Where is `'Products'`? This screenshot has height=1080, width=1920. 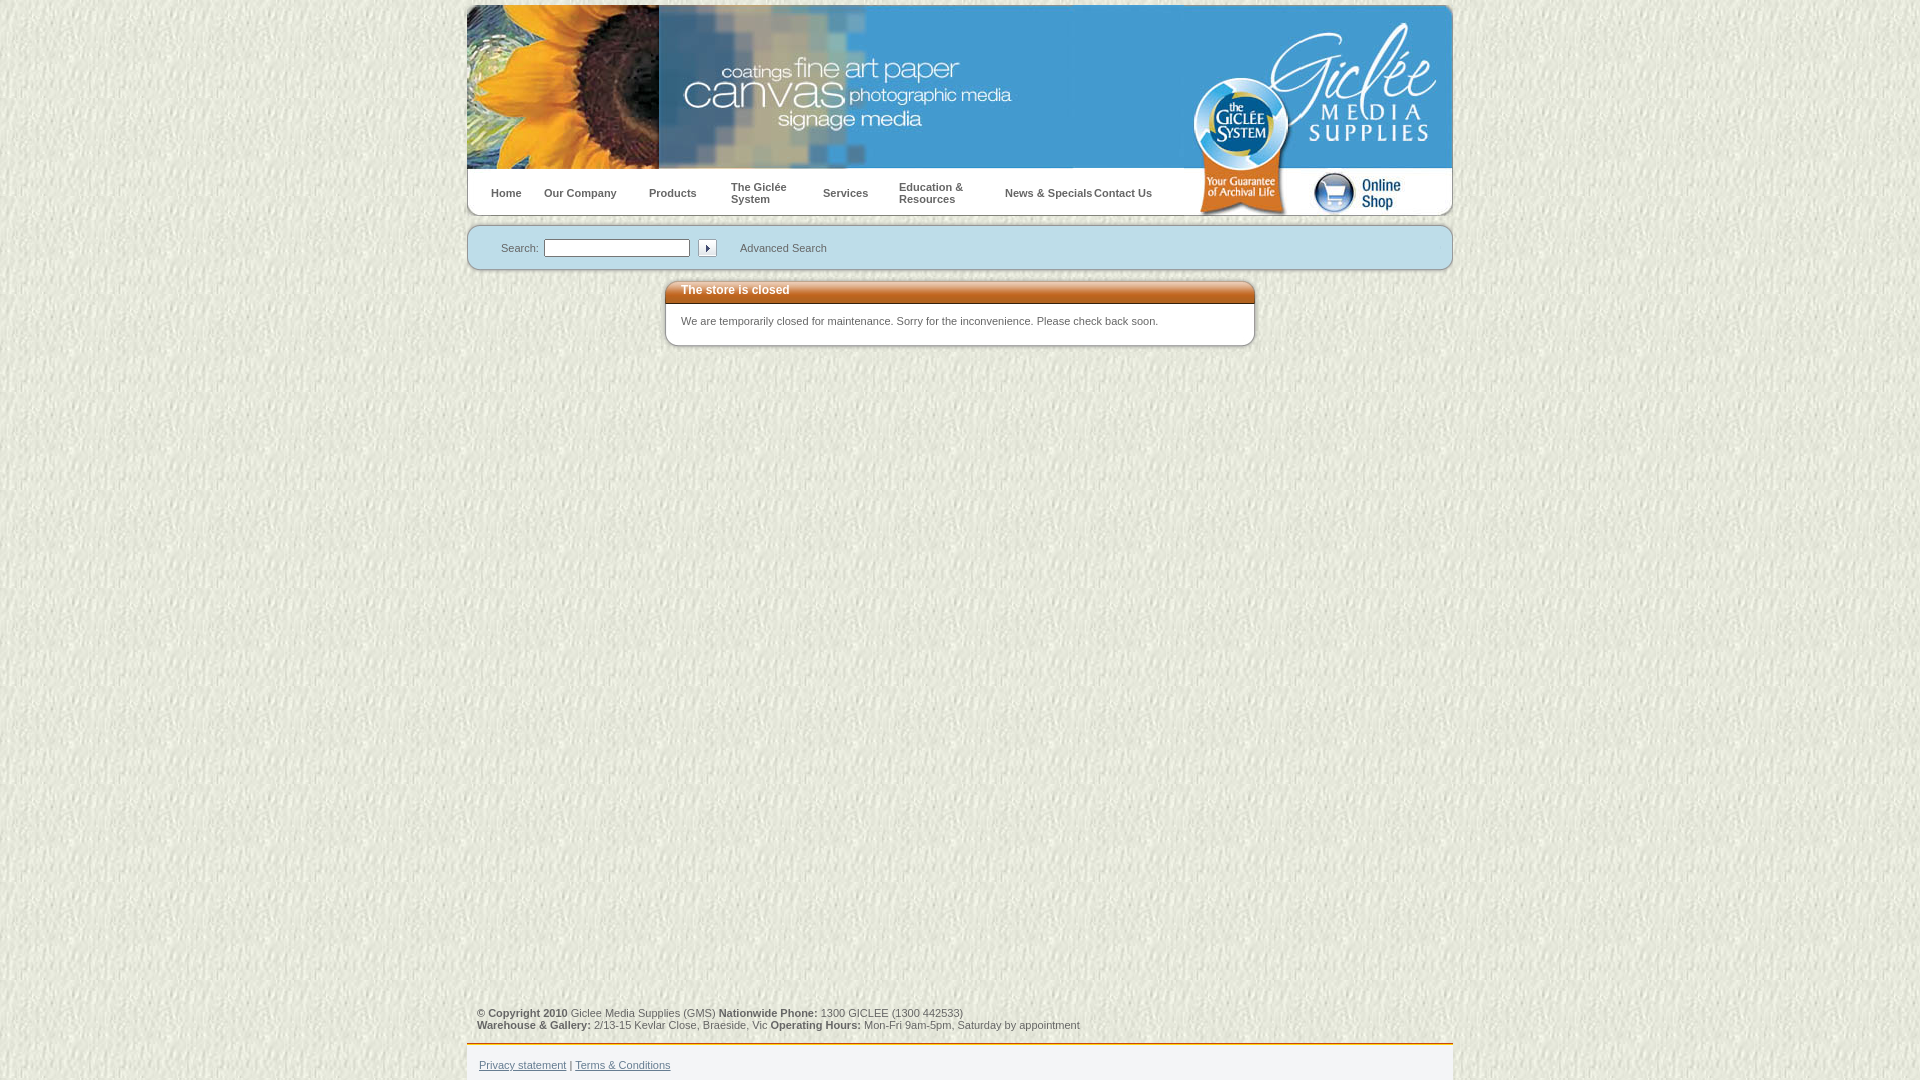 'Products' is located at coordinates (648, 192).